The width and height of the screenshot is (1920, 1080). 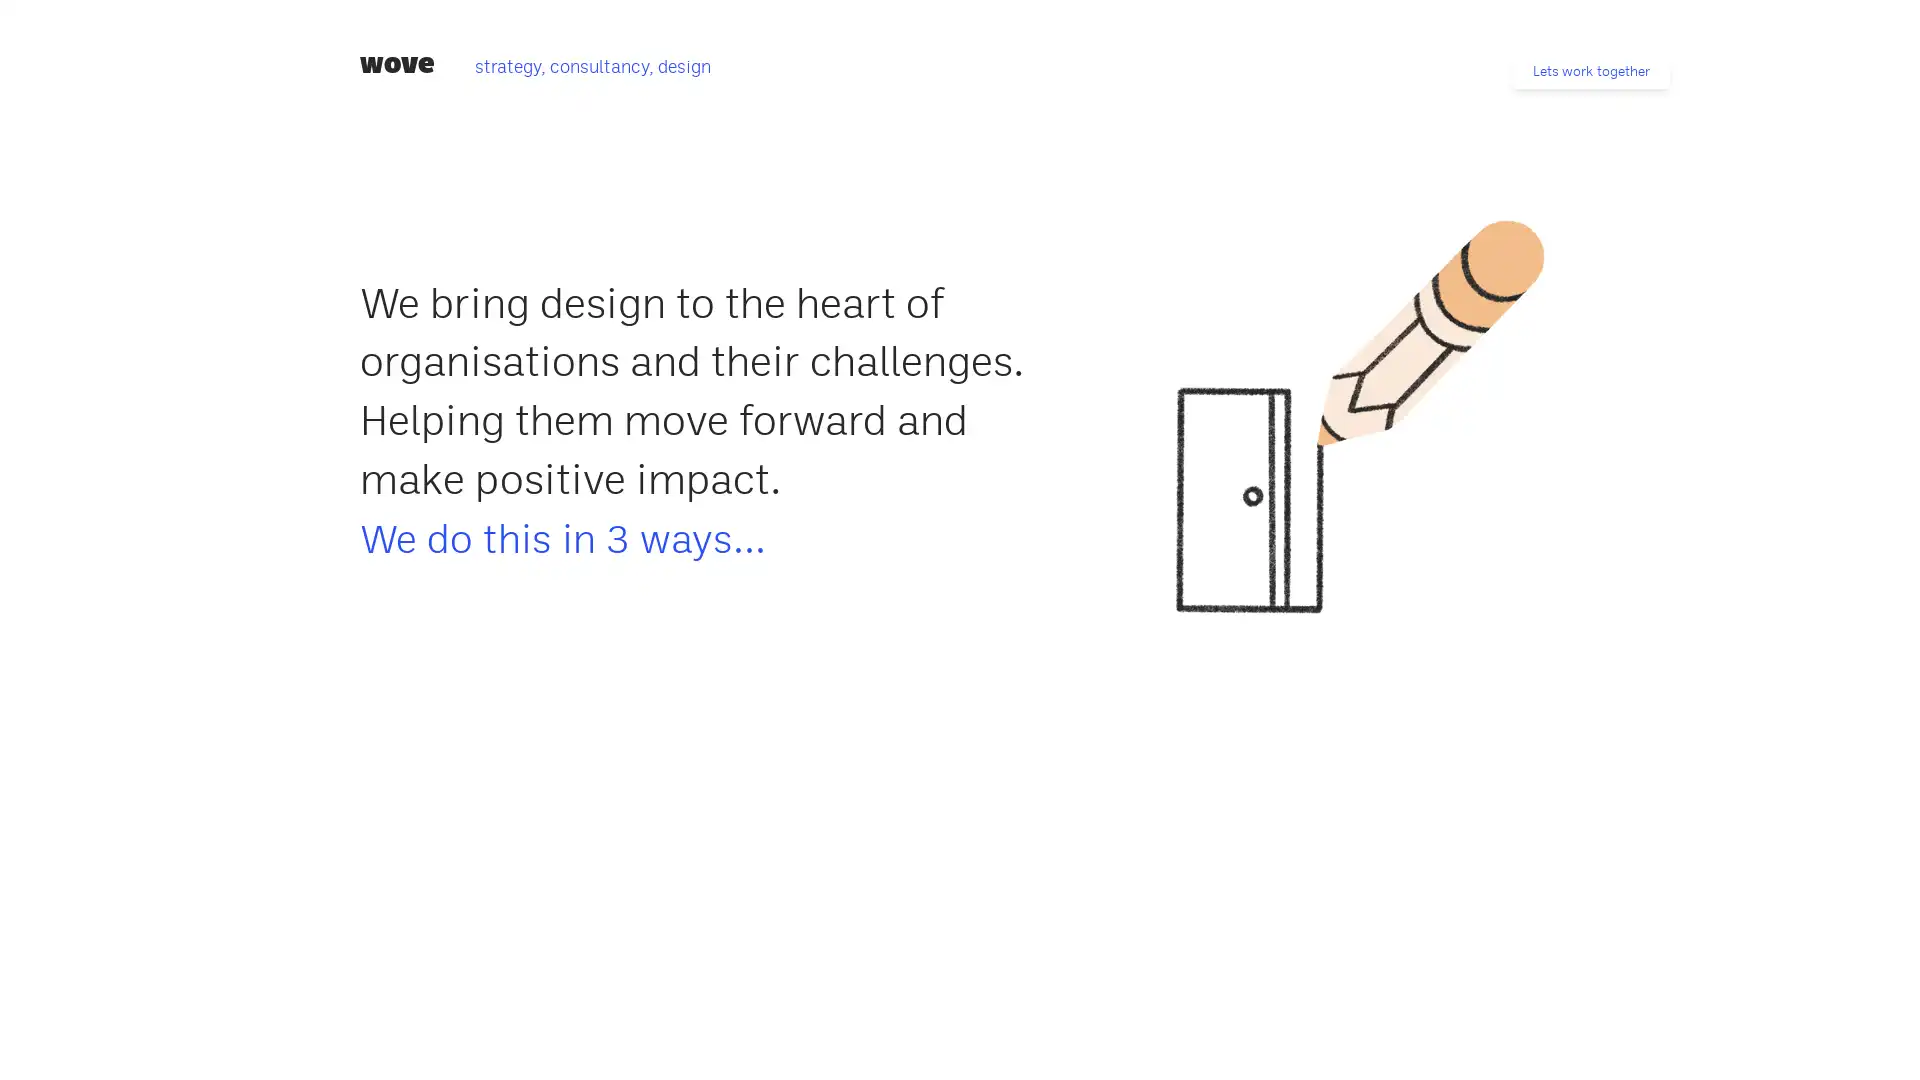 I want to click on Lets work together, so click(x=1590, y=70).